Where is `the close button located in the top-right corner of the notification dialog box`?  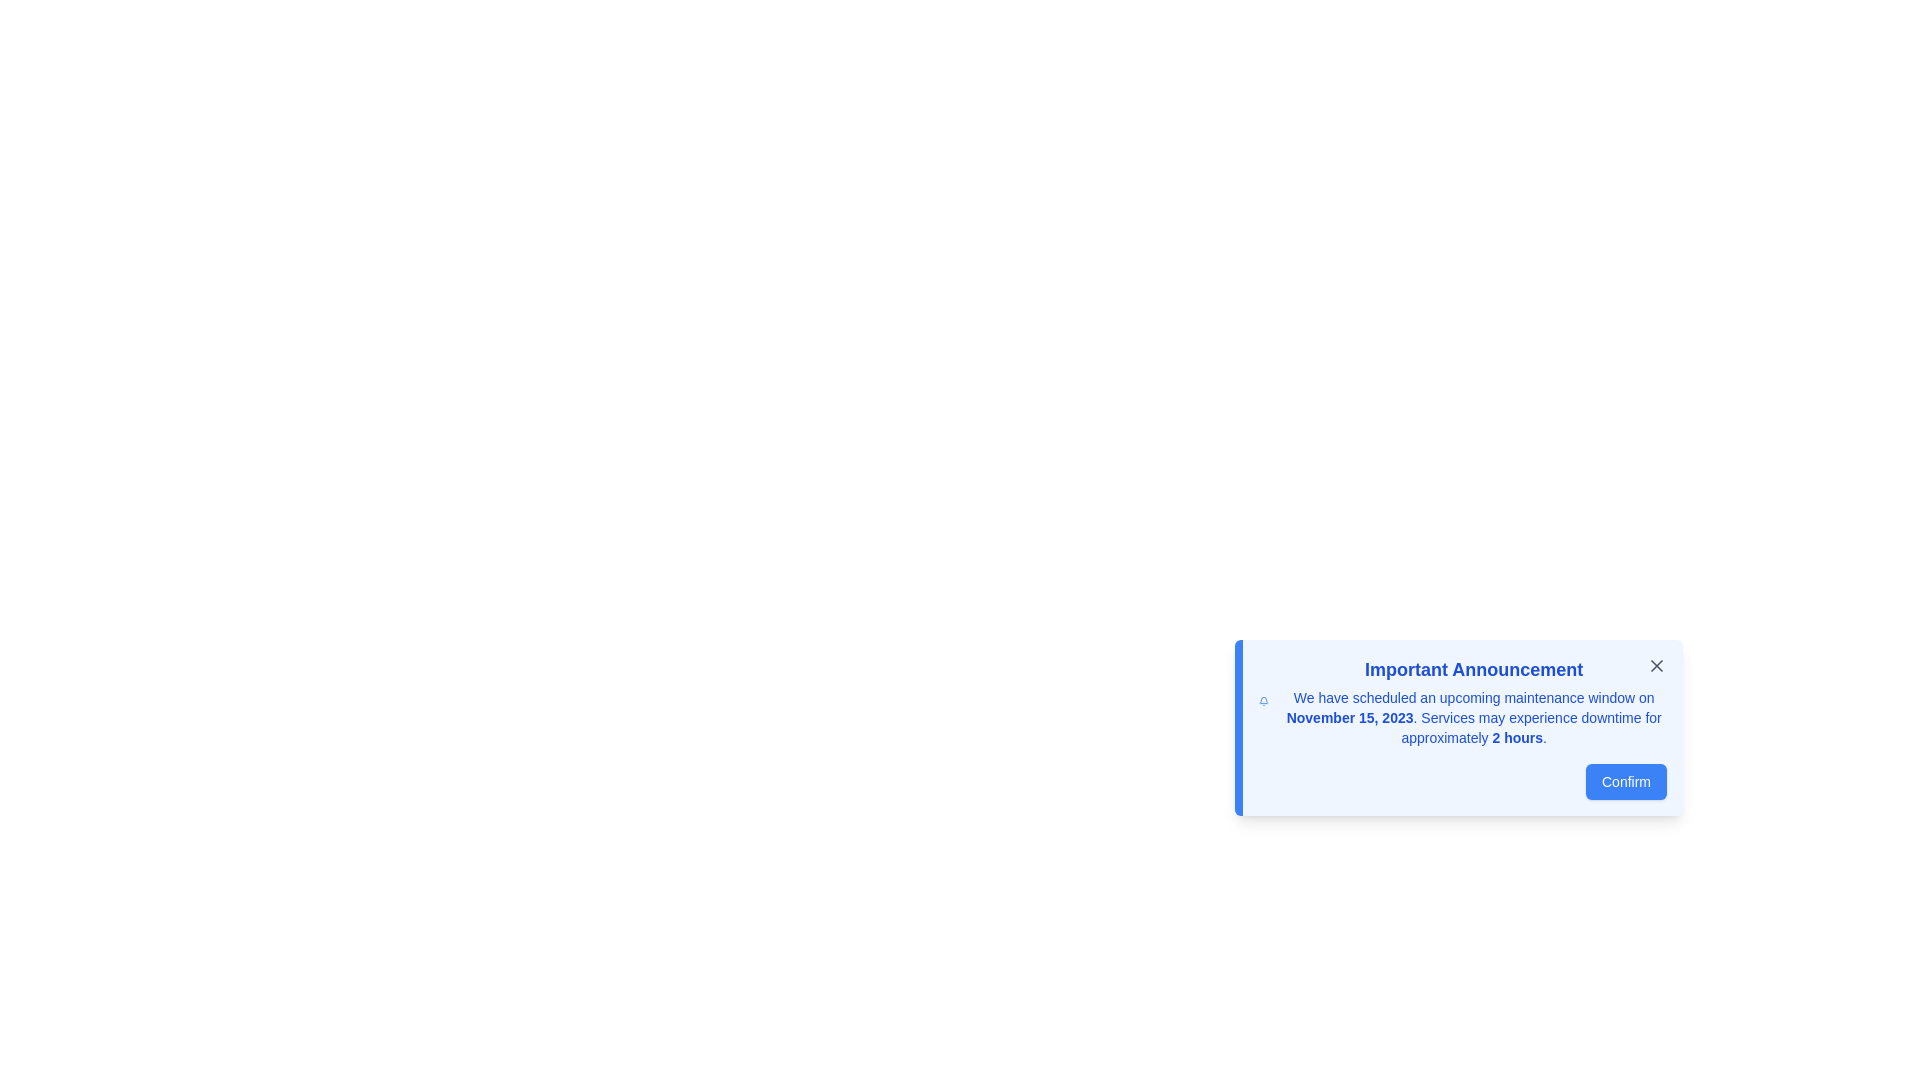 the close button located in the top-right corner of the notification dialog box is located at coordinates (1656, 666).